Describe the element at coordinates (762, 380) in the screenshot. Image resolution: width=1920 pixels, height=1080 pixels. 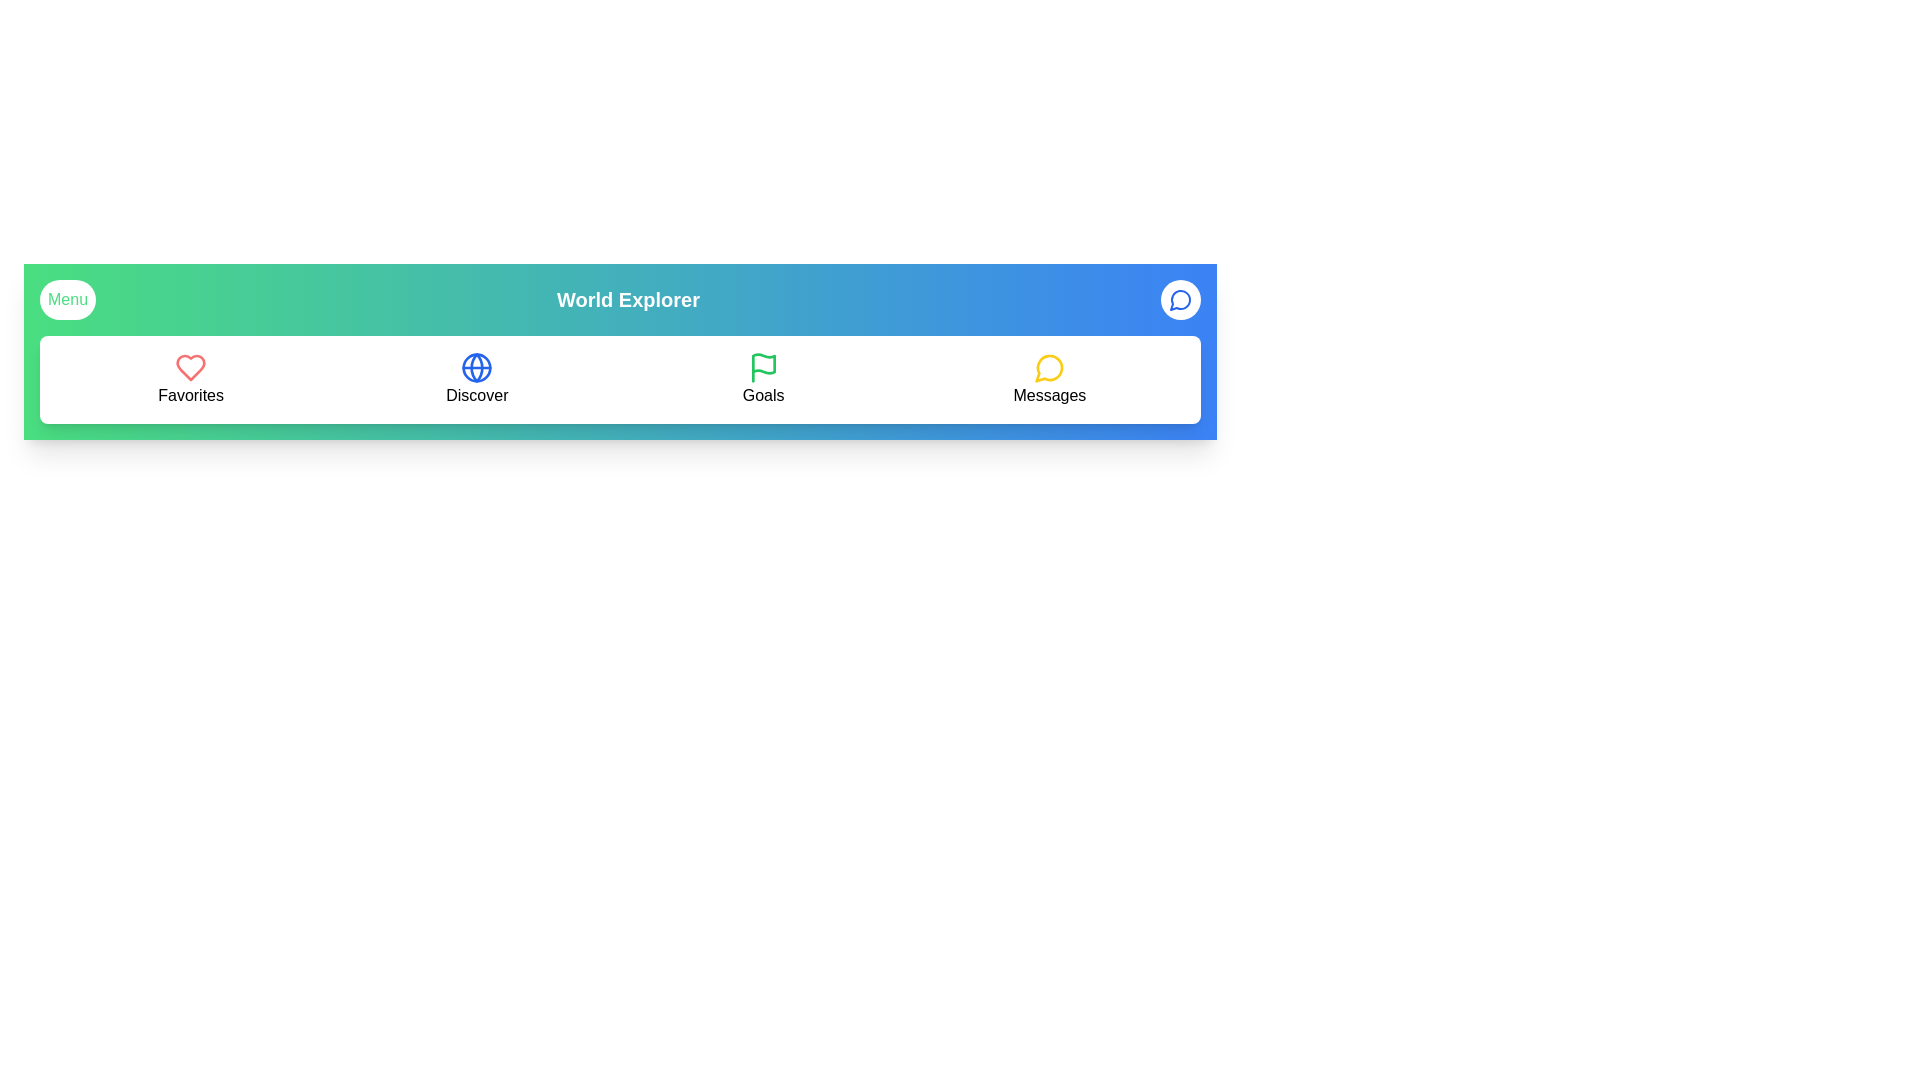
I see `the 'Goals' button` at that location.